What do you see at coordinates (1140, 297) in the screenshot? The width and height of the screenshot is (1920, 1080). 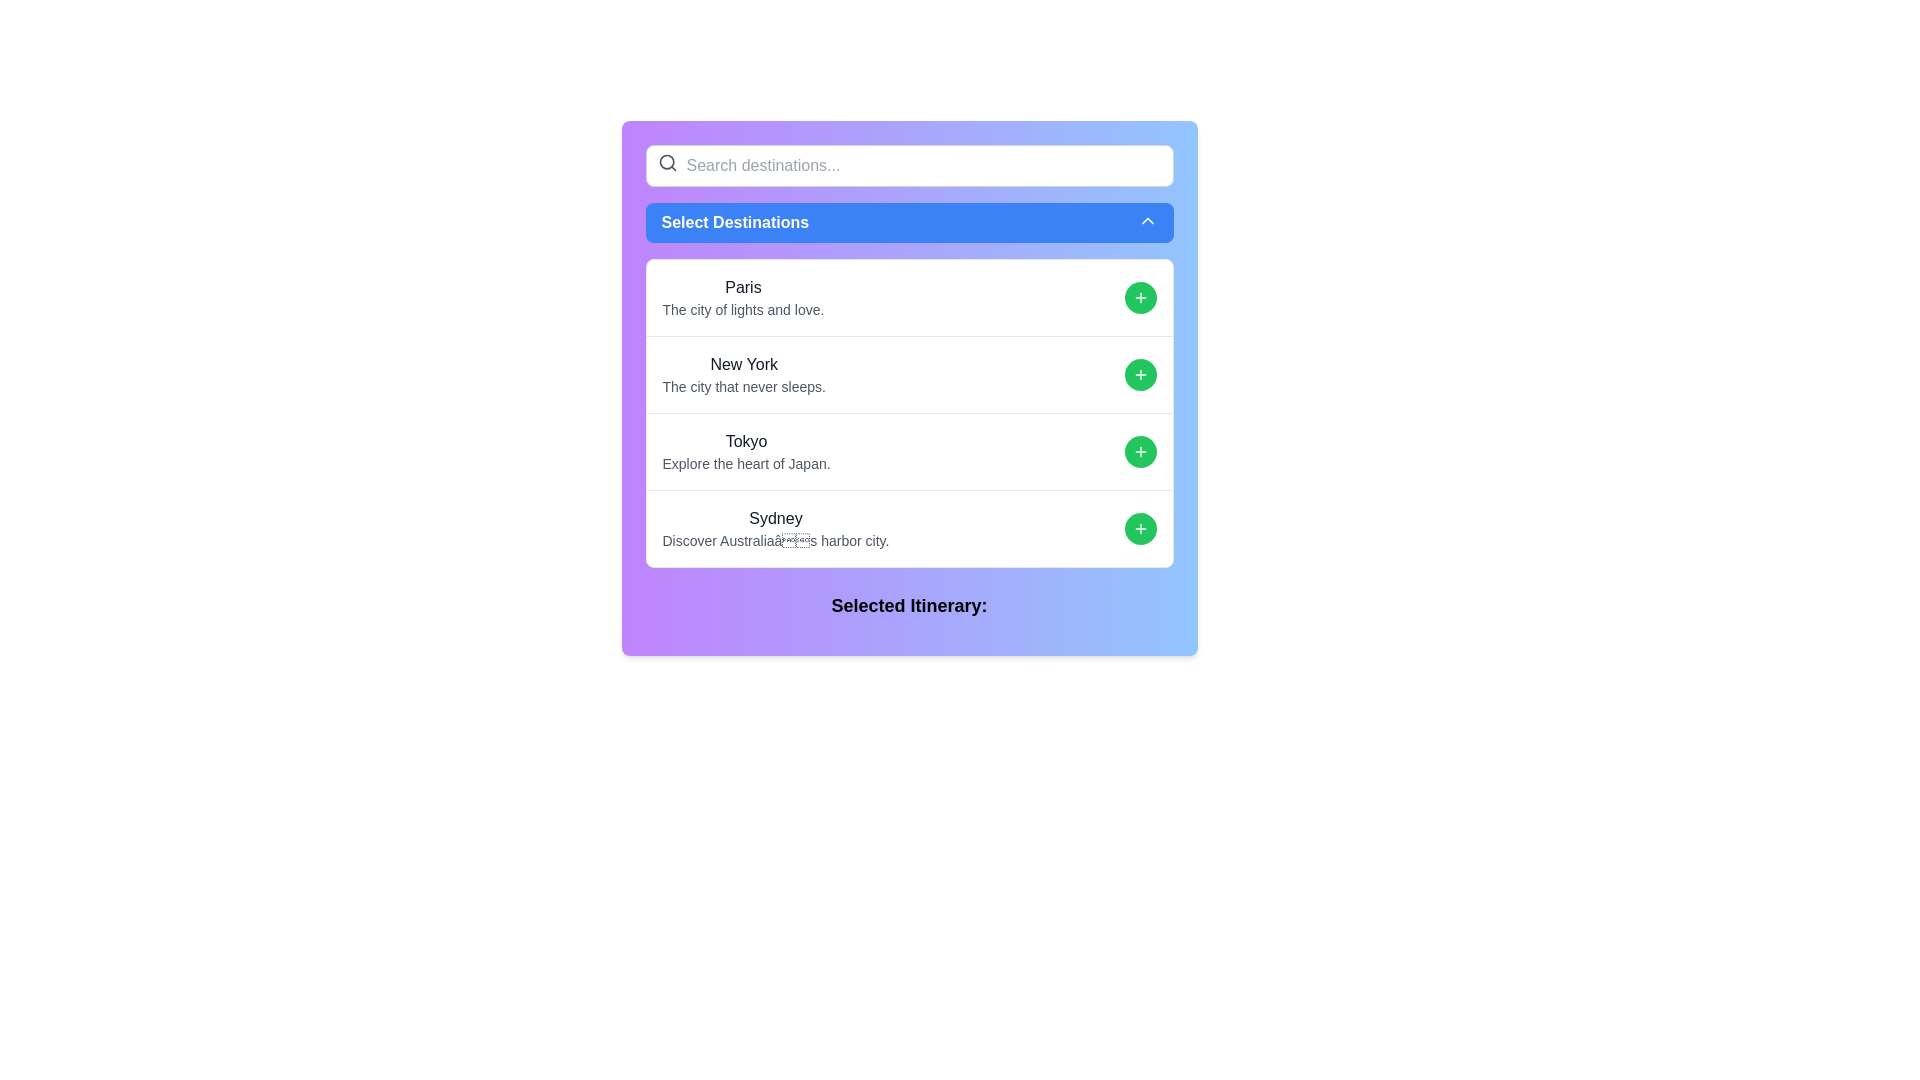 I see `the circular green button with a white plus symbol` at bounding box center [1140, 297].